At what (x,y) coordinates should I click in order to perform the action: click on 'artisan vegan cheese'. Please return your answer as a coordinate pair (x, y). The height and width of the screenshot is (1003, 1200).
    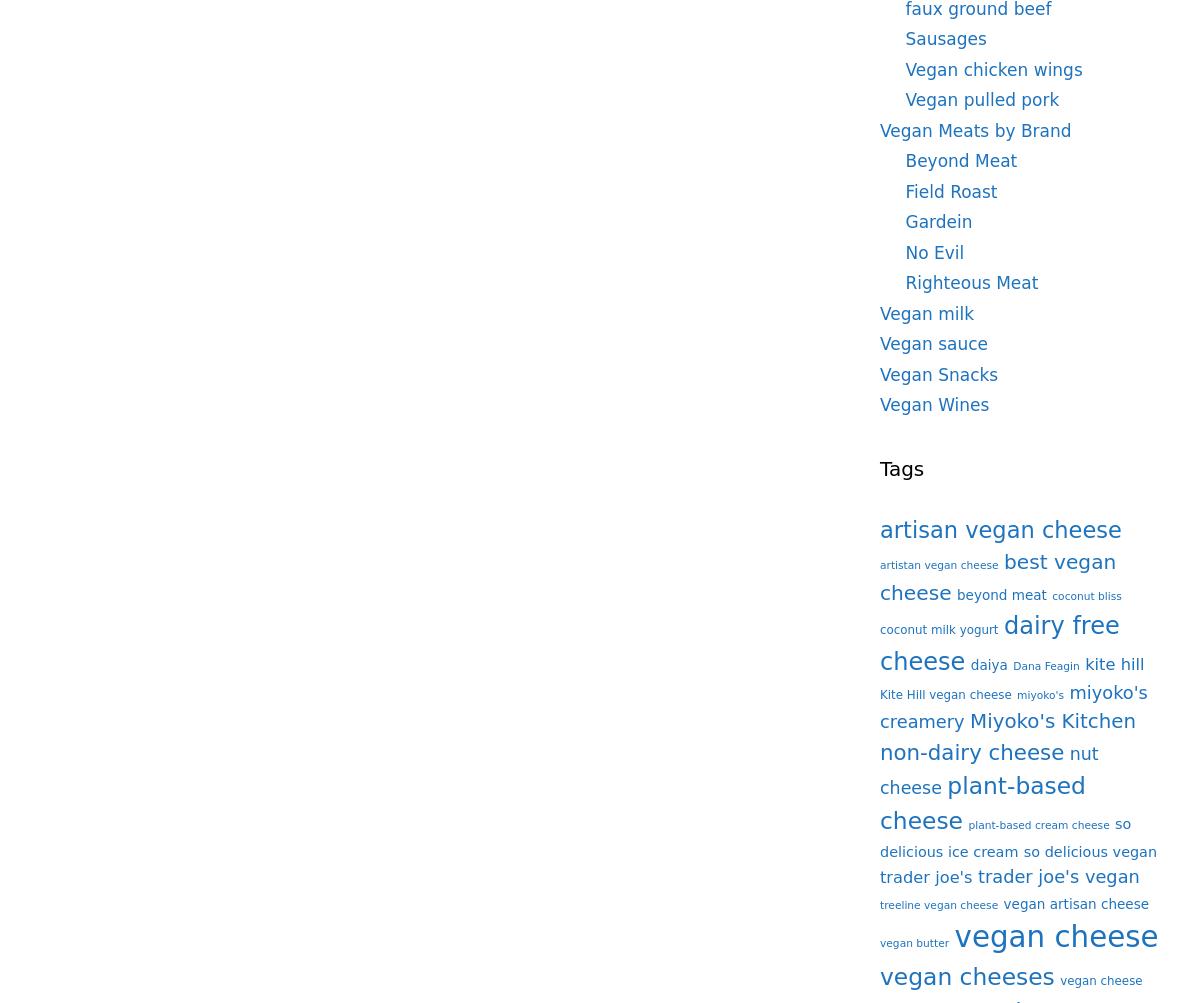
    Looking at the image, I should click on (878, 527).